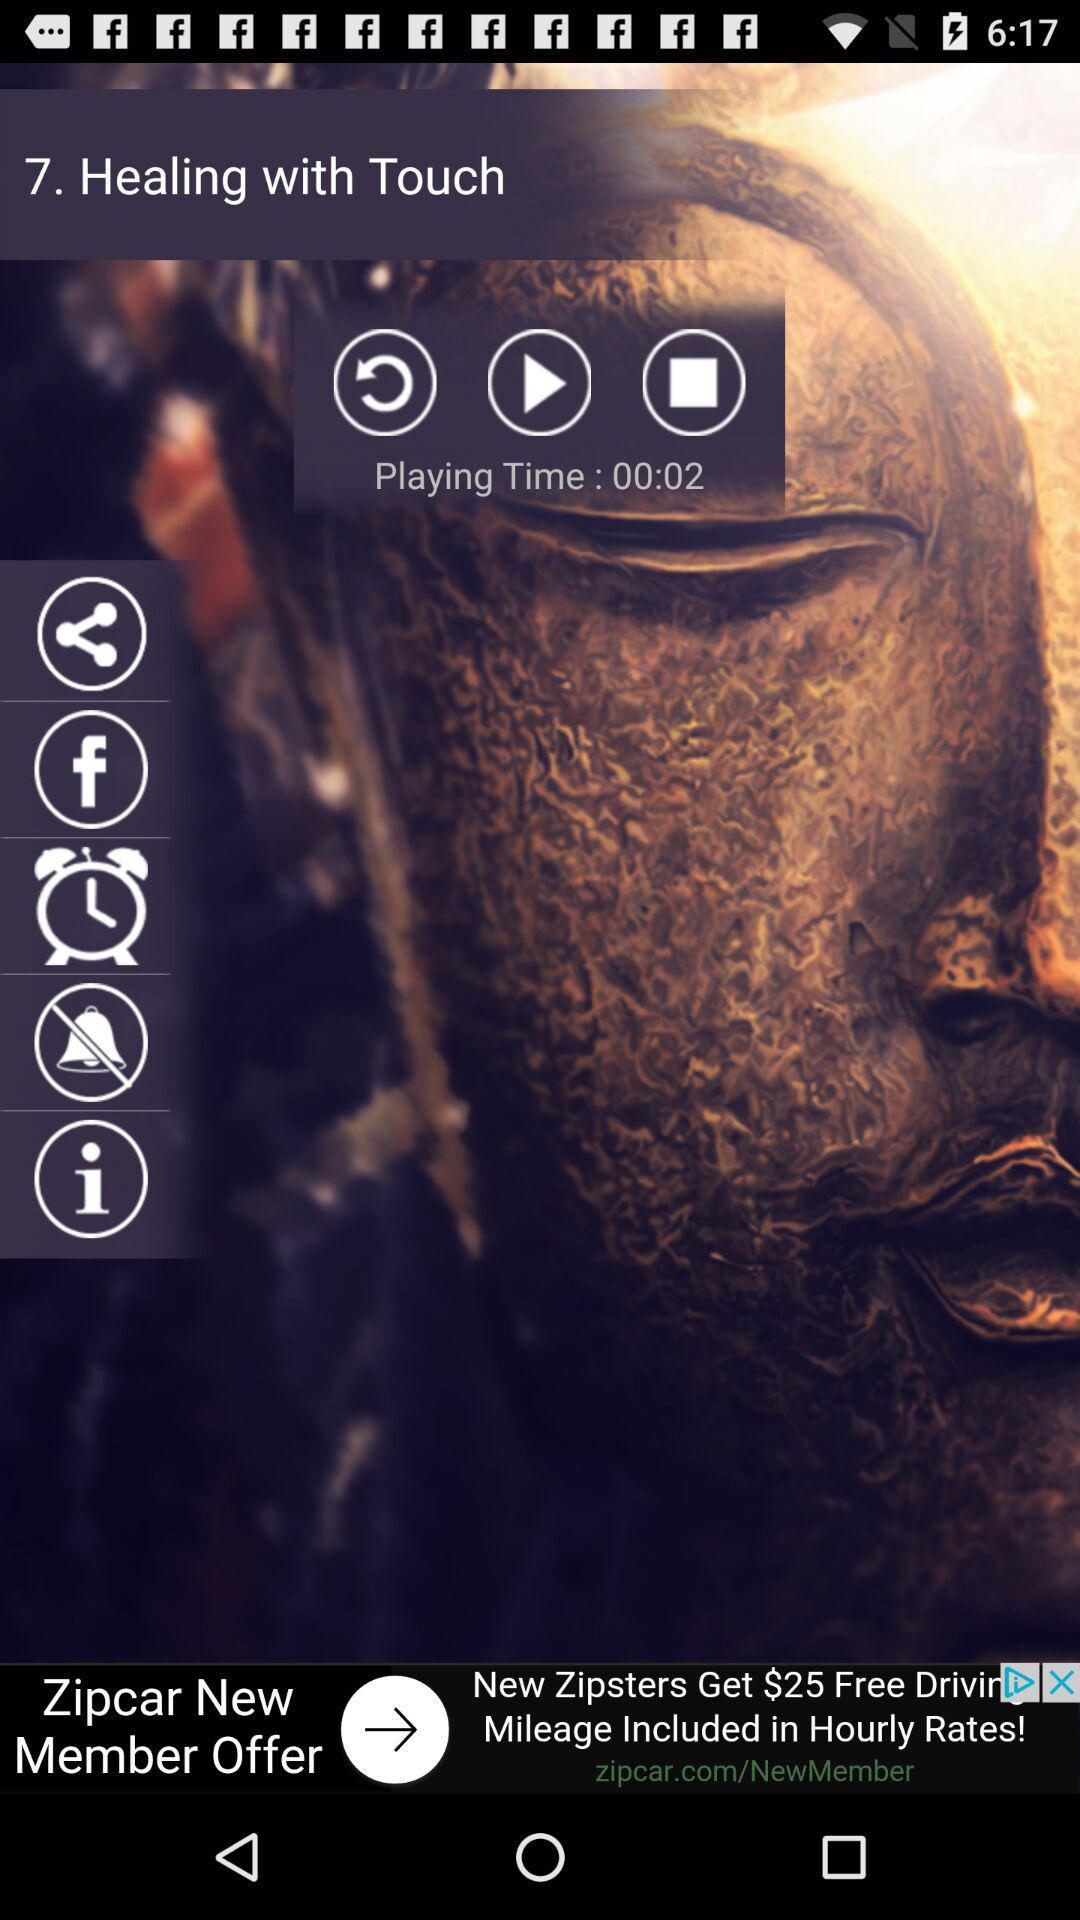 This screenshot has width=1080, height=1920. I want to click on the facebook icon, so click(91, 823).